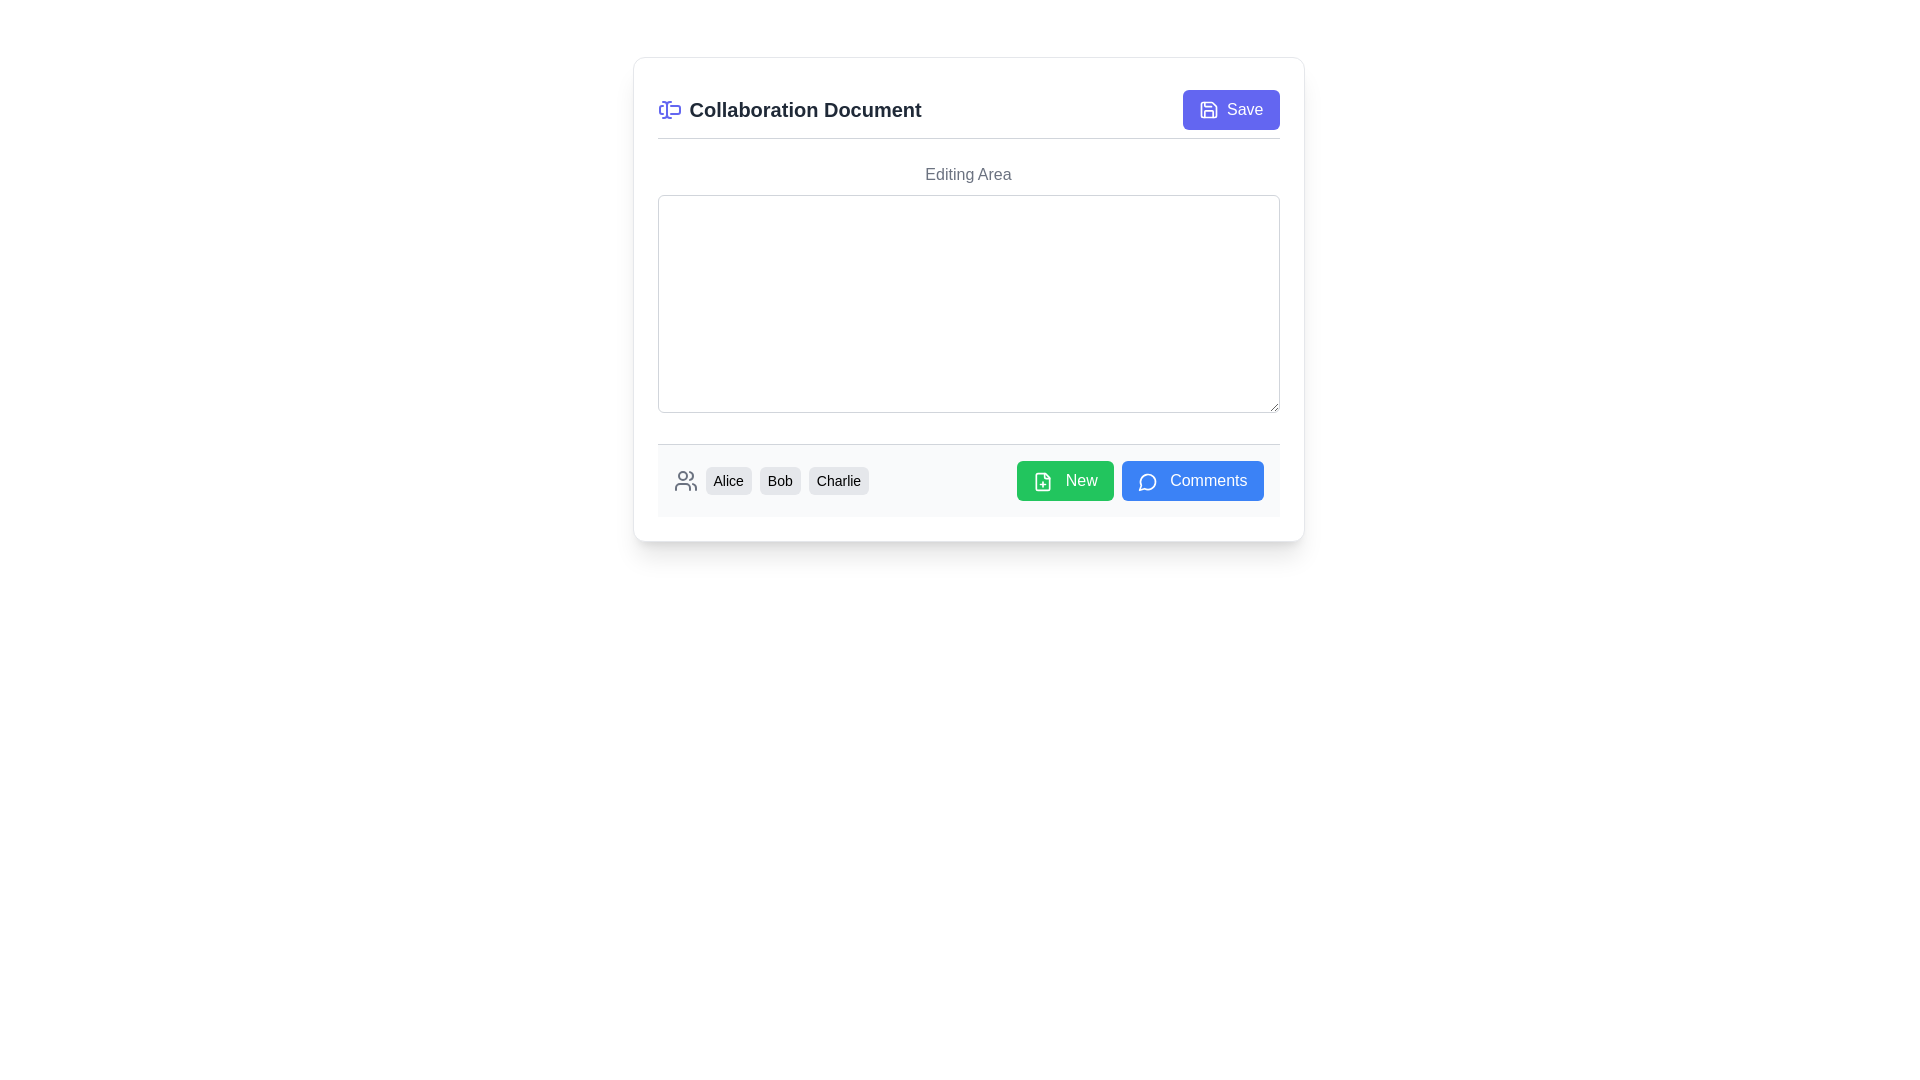  What do you see at coordinates (1208, 110) in the screenshot?
I see `the 'Save' icon located on the left side of the 'Save' button in the top-right corner of the interface` at bounding box center [1208, 110].